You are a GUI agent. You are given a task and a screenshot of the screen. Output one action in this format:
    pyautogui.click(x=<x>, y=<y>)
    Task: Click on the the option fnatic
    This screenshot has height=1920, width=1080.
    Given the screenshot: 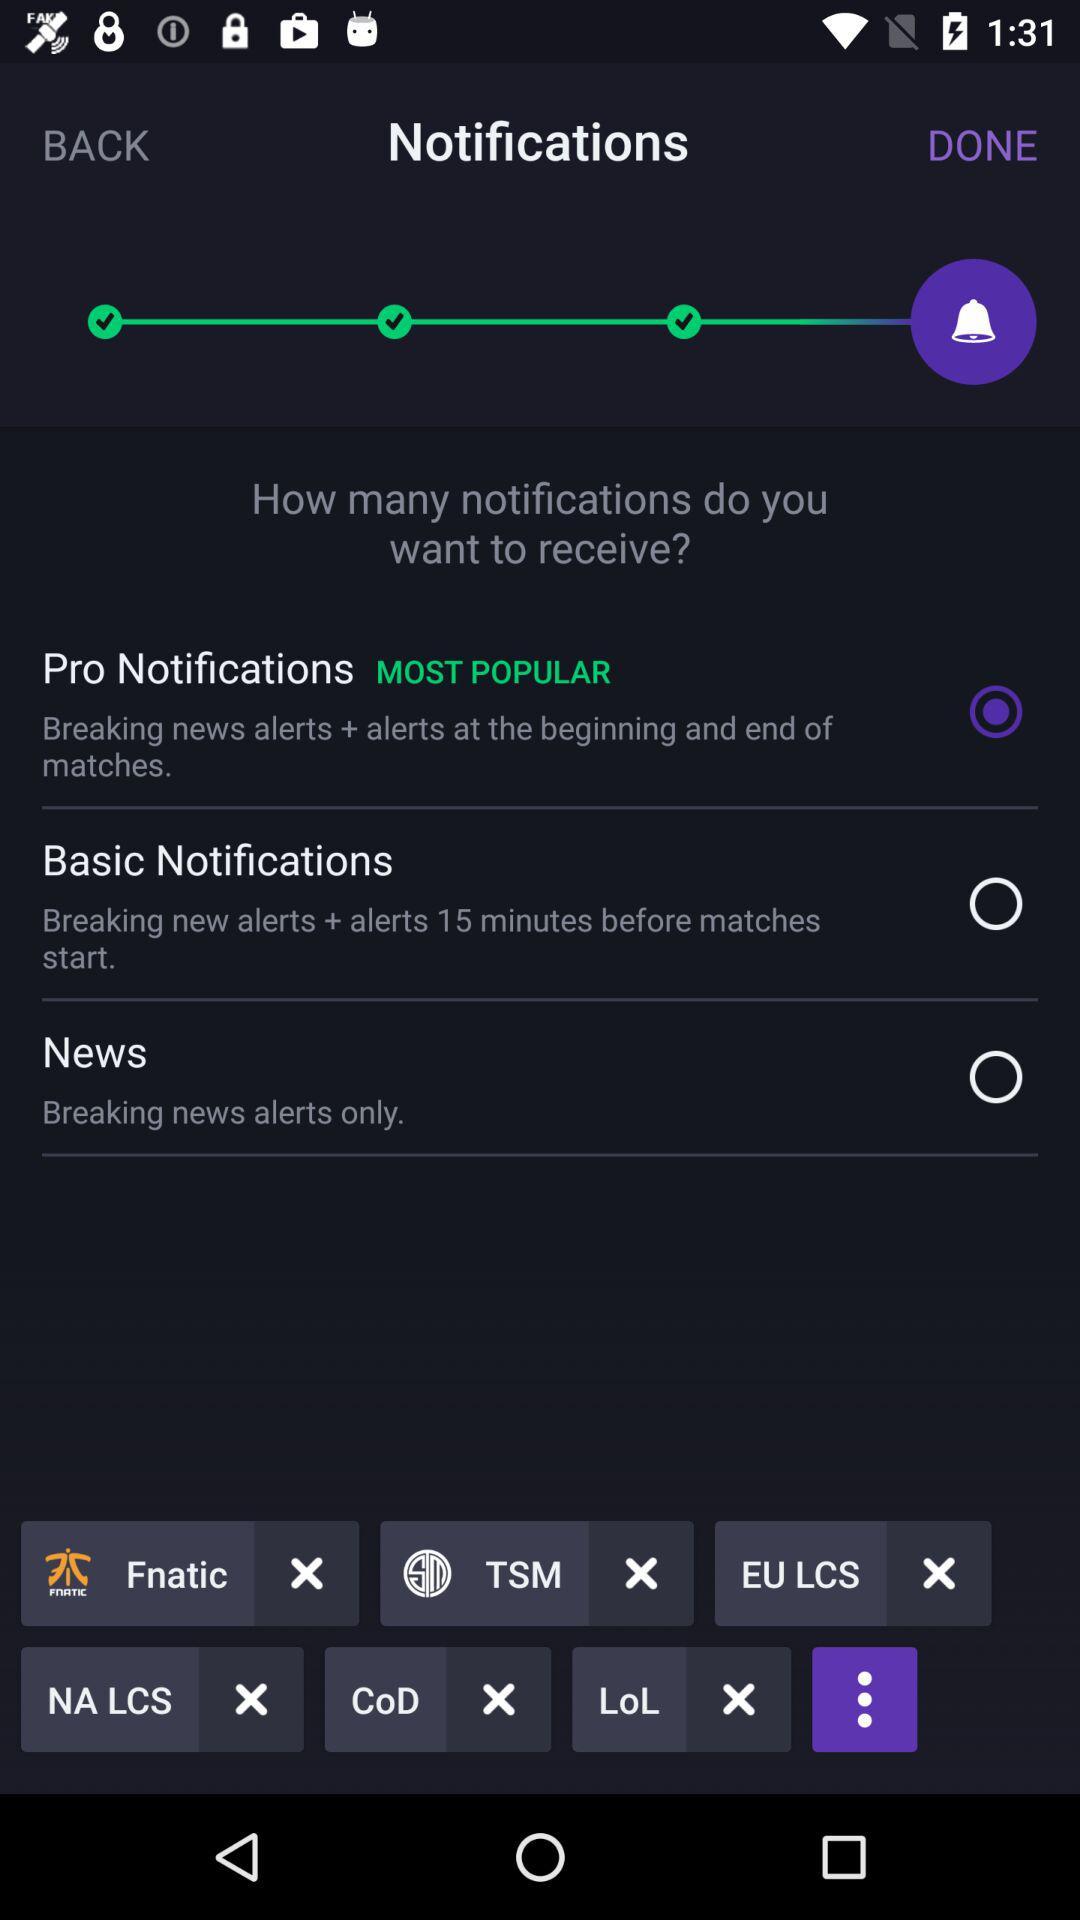 What is the action you would take?
    pyautogui.click(x=189, y=1572)
    